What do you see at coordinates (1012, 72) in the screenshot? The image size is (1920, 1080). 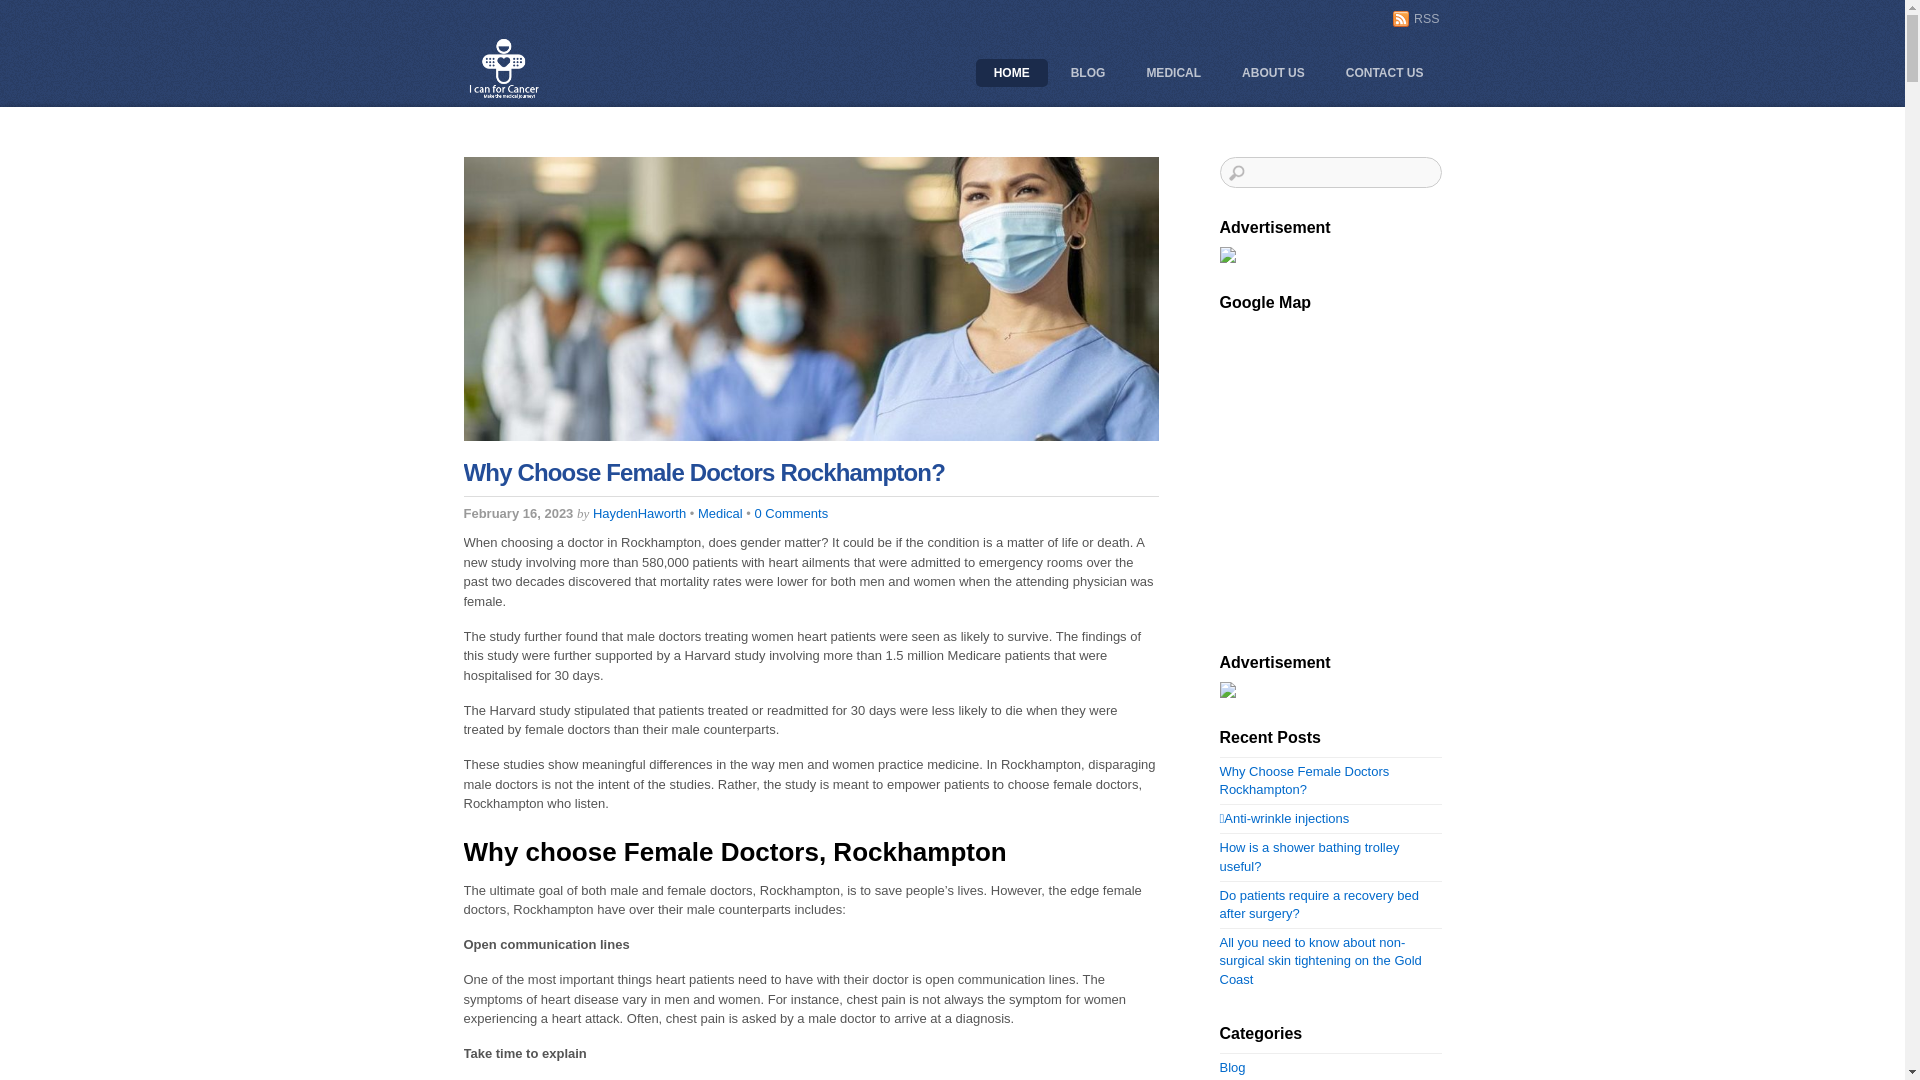 I see `'HOME'` at bounding box center [1012, 72].